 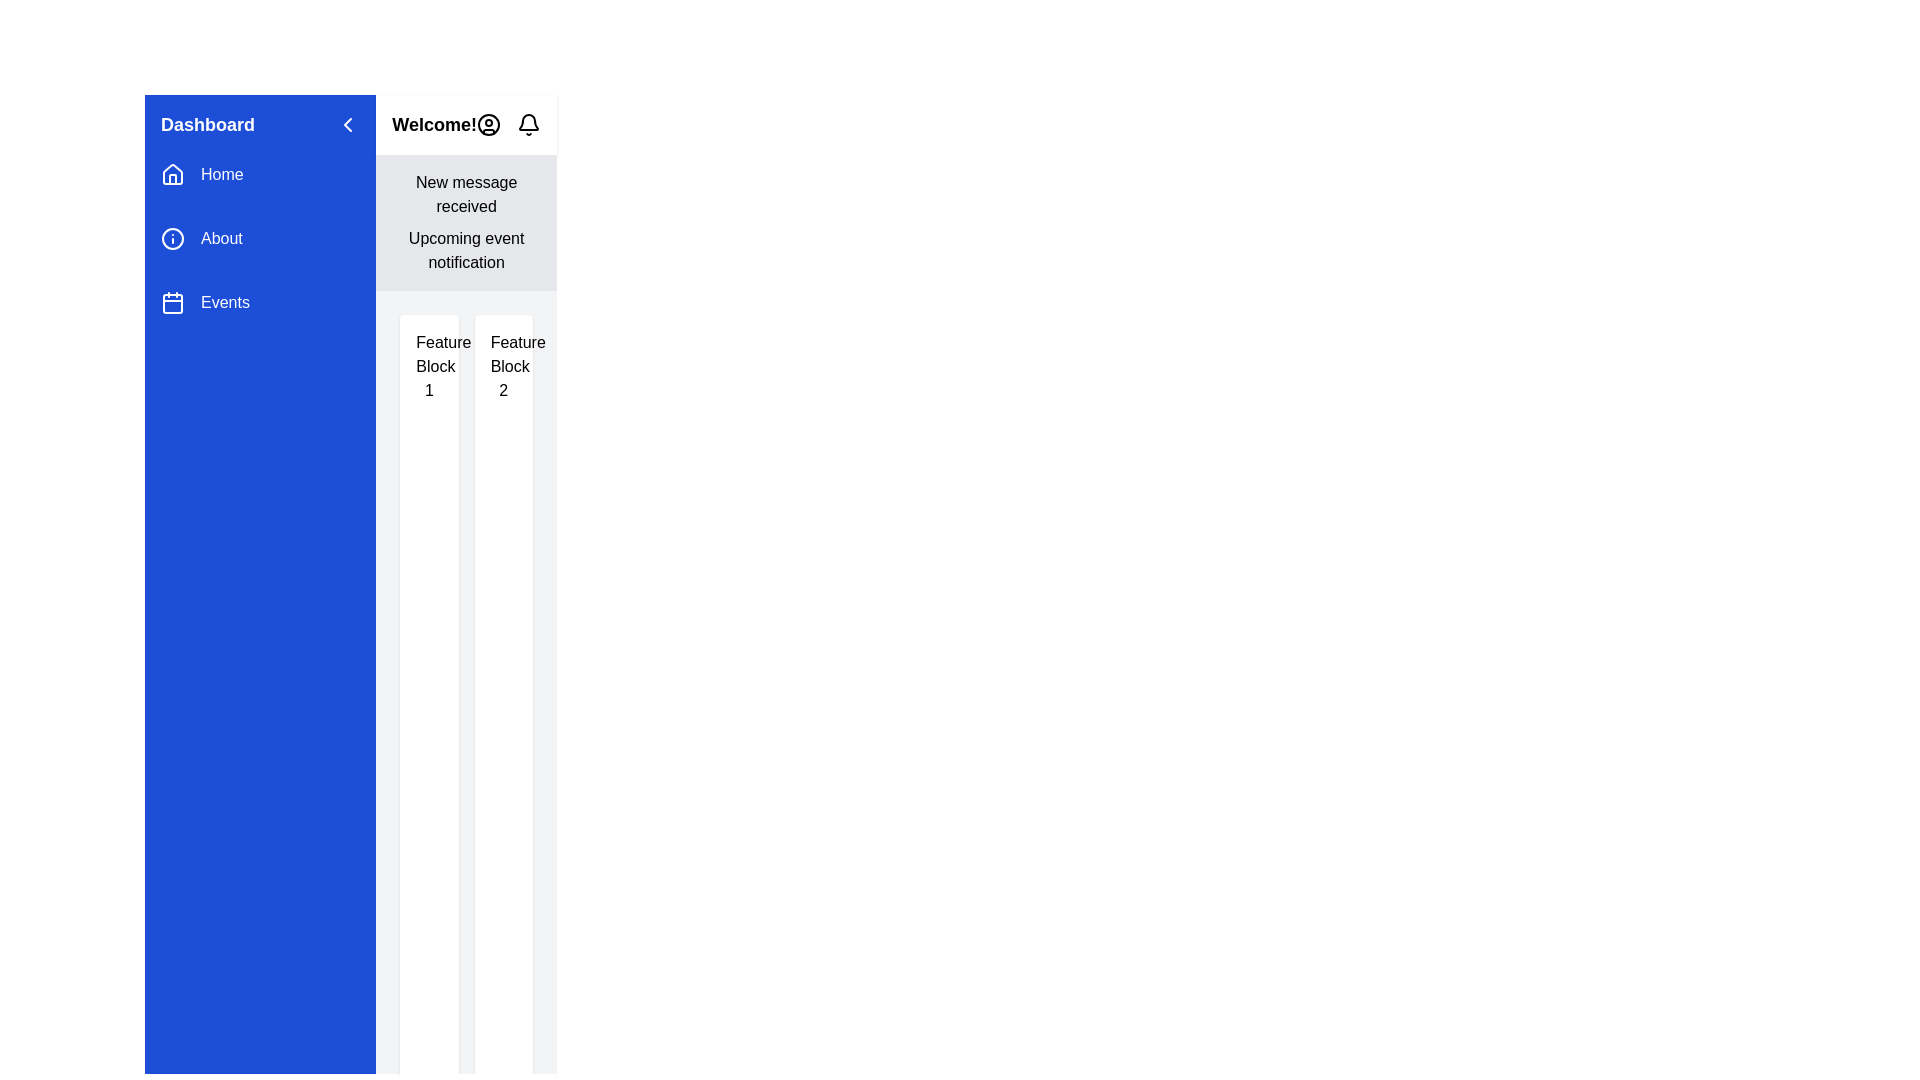 I want to click on the bell icon button located in the top right corner of the interface, so click(x=528, y=124).